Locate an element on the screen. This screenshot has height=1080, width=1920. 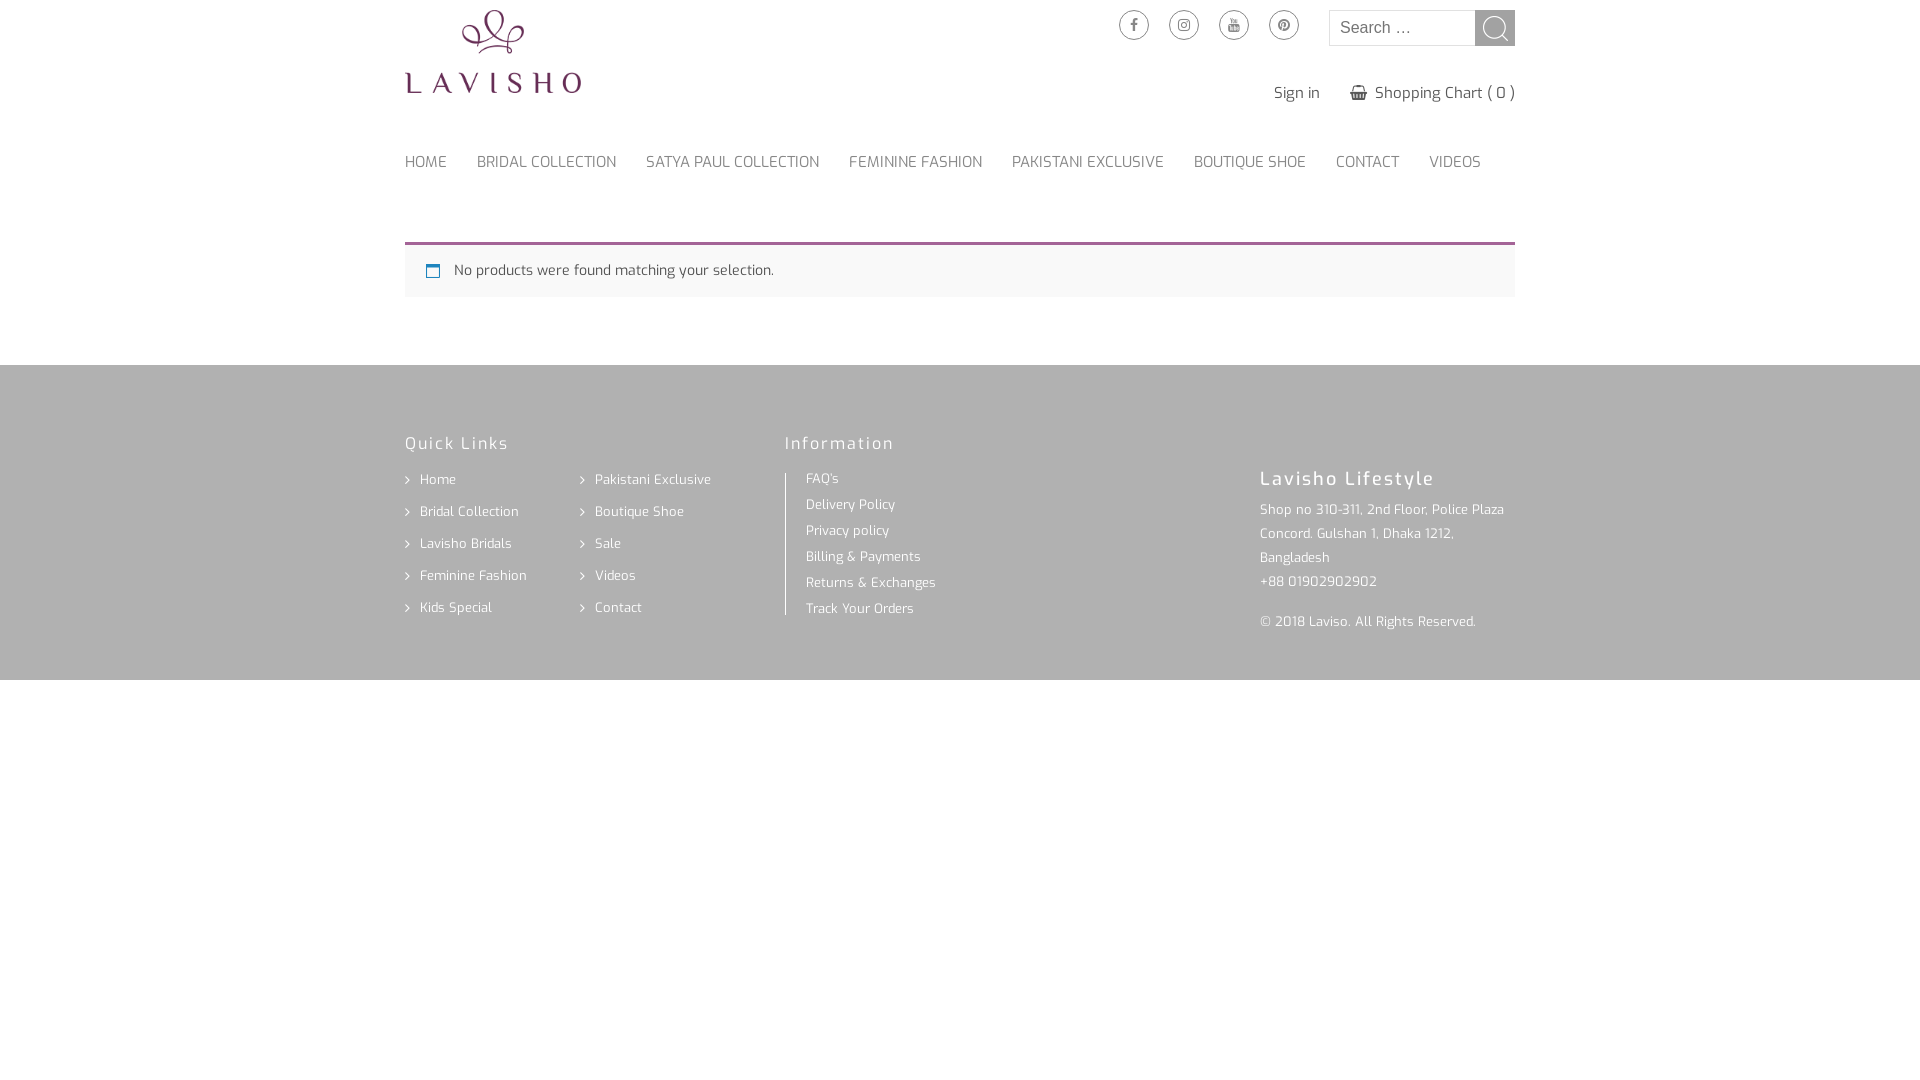
'CONTACT' is located at coordinates (1381, 161).